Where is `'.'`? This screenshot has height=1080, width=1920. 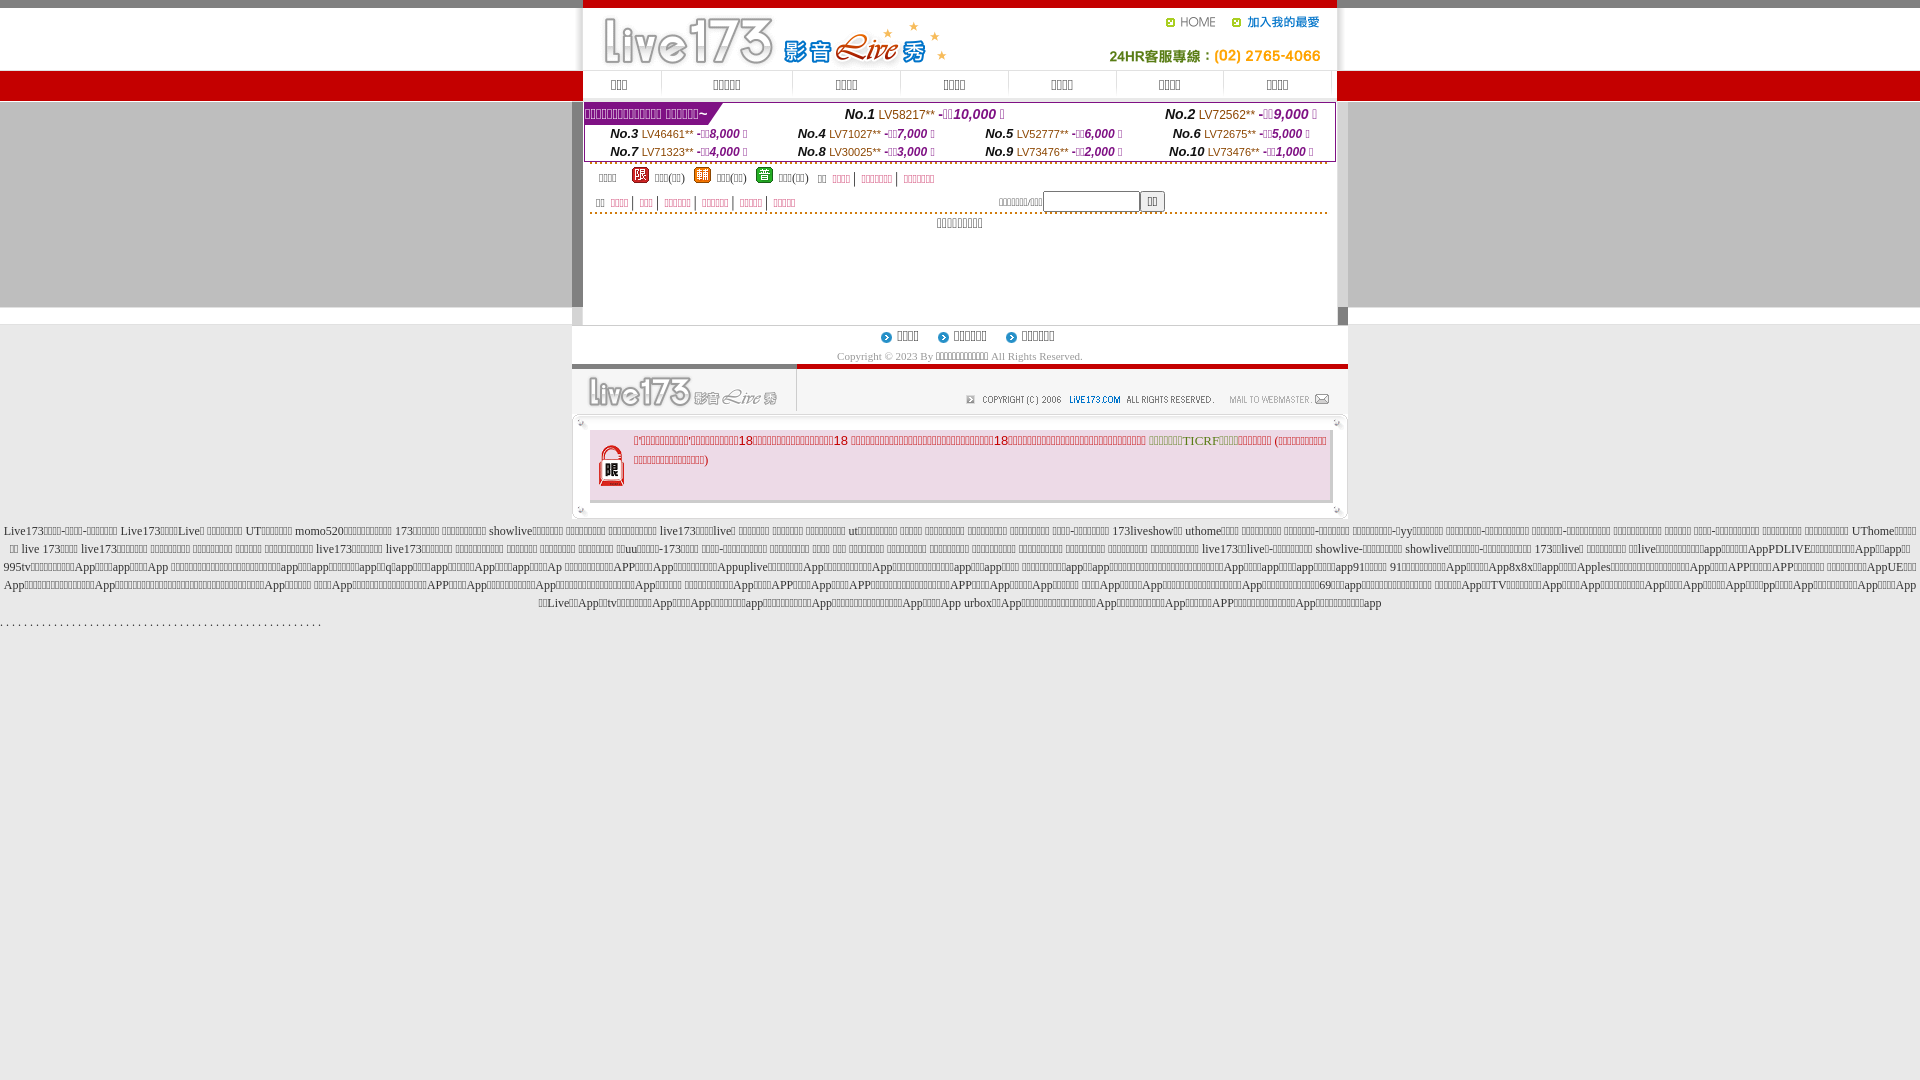
'.' is located at coordinates (100, 620).